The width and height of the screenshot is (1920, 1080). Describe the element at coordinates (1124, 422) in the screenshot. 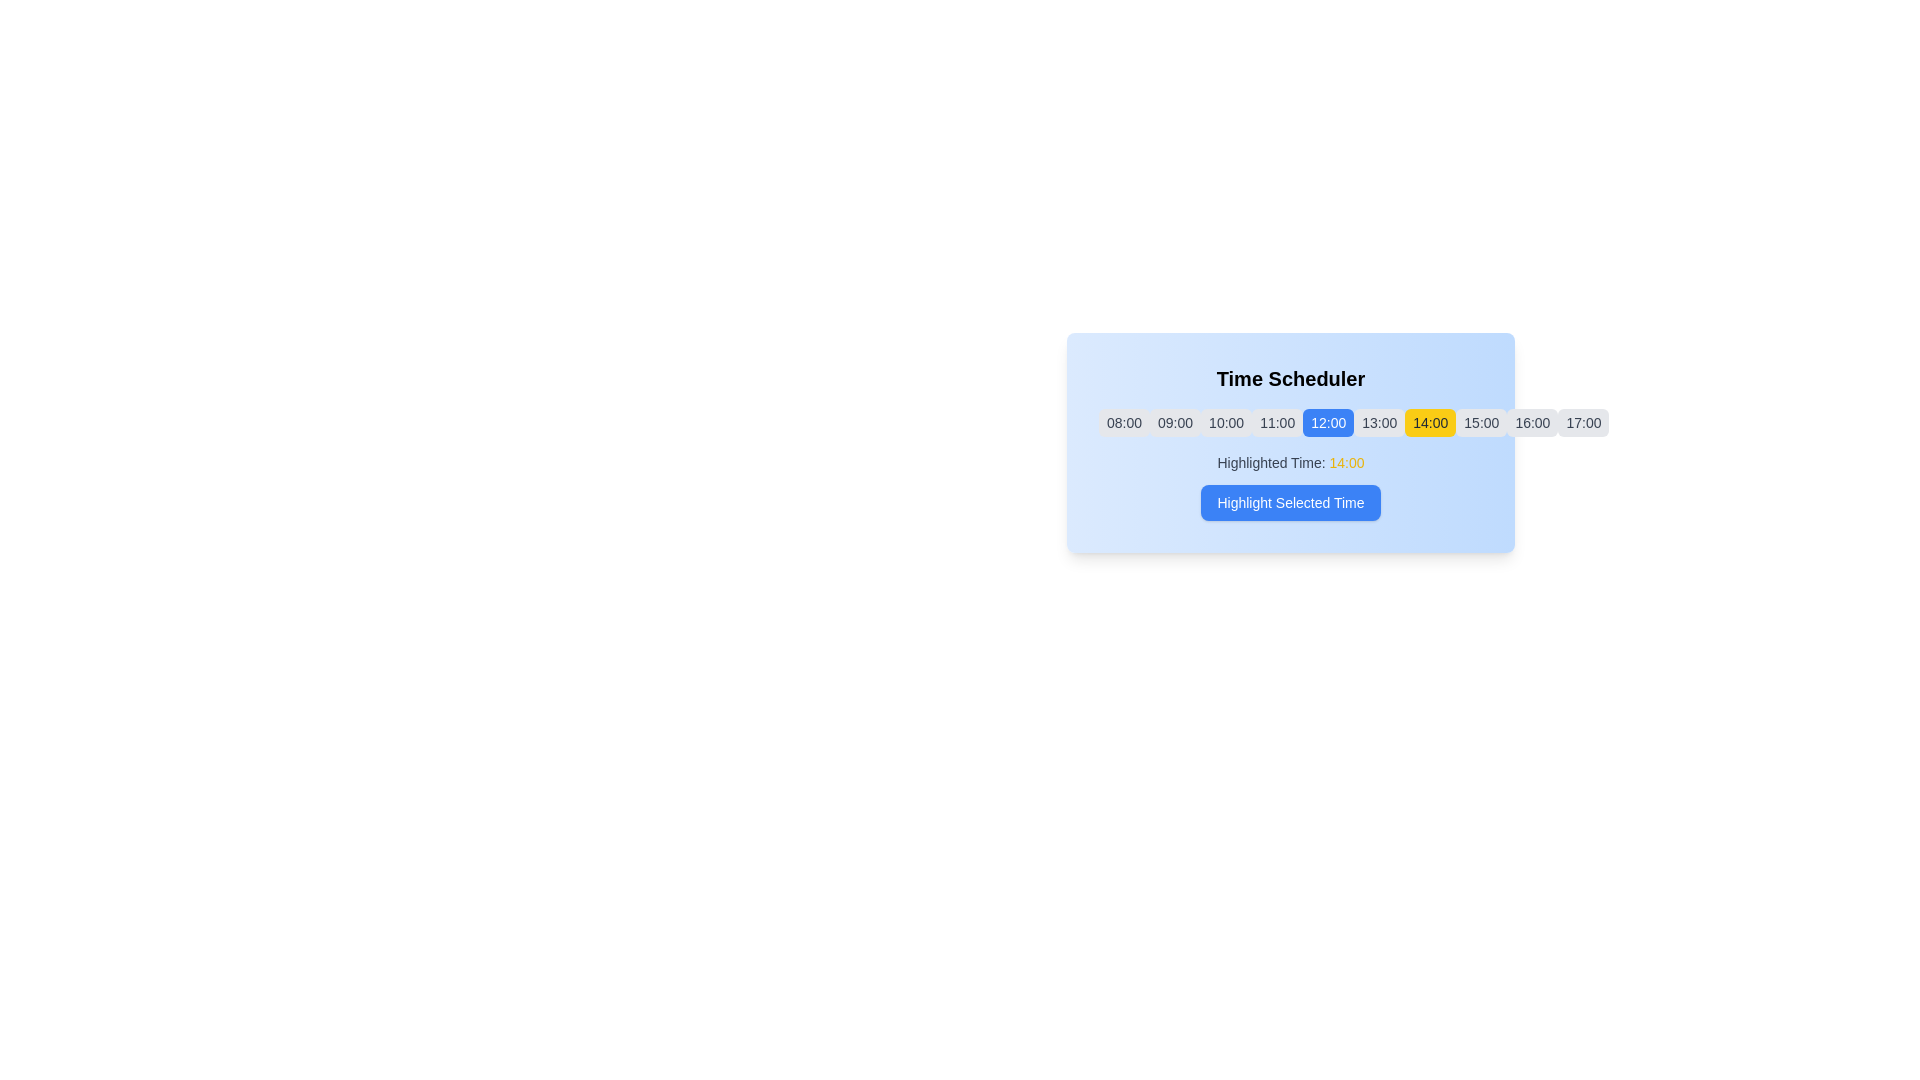

I see `the button labeled '08:00'` at that location.